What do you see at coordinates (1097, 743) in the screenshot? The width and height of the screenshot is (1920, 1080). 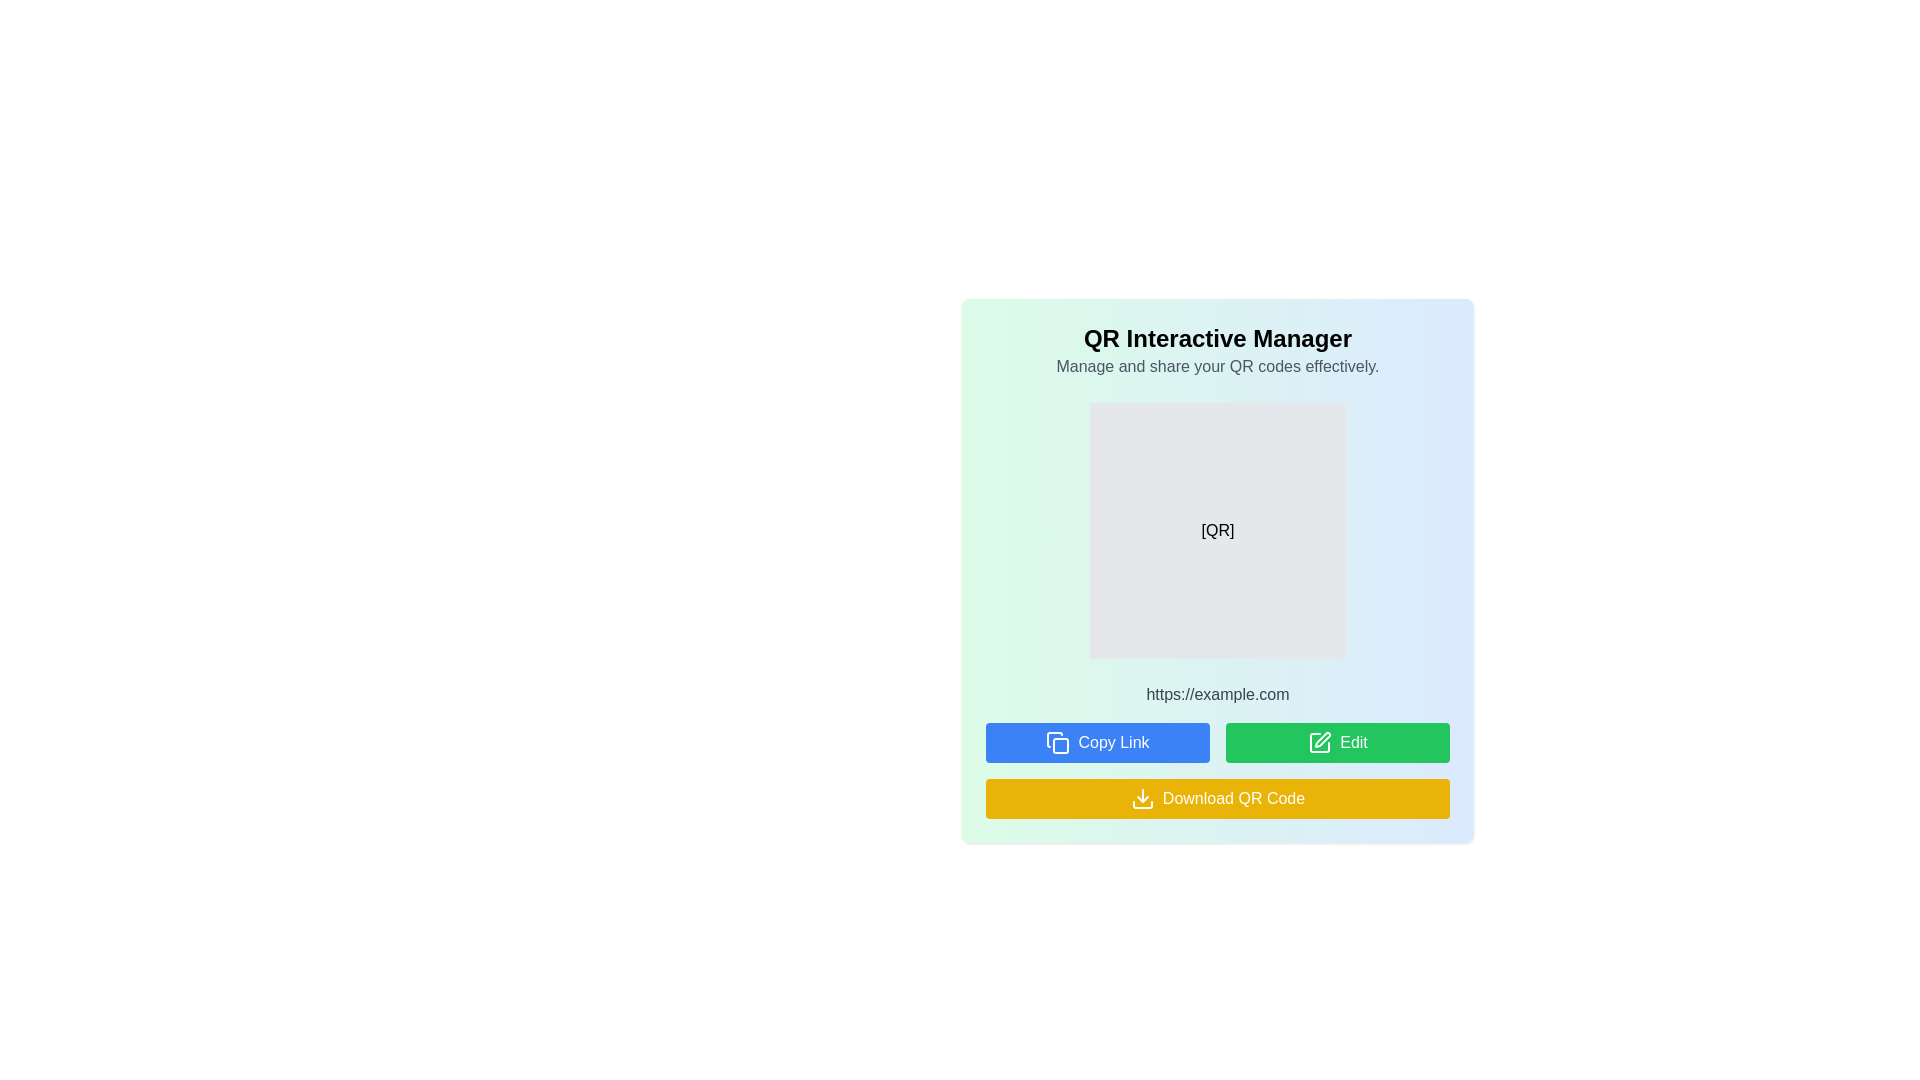 I see `the 'Copy Link' button, which has a blue background, rounded corners, and displays white text with a clipboard icon, to change its color` at bounding box center [1097, 743].